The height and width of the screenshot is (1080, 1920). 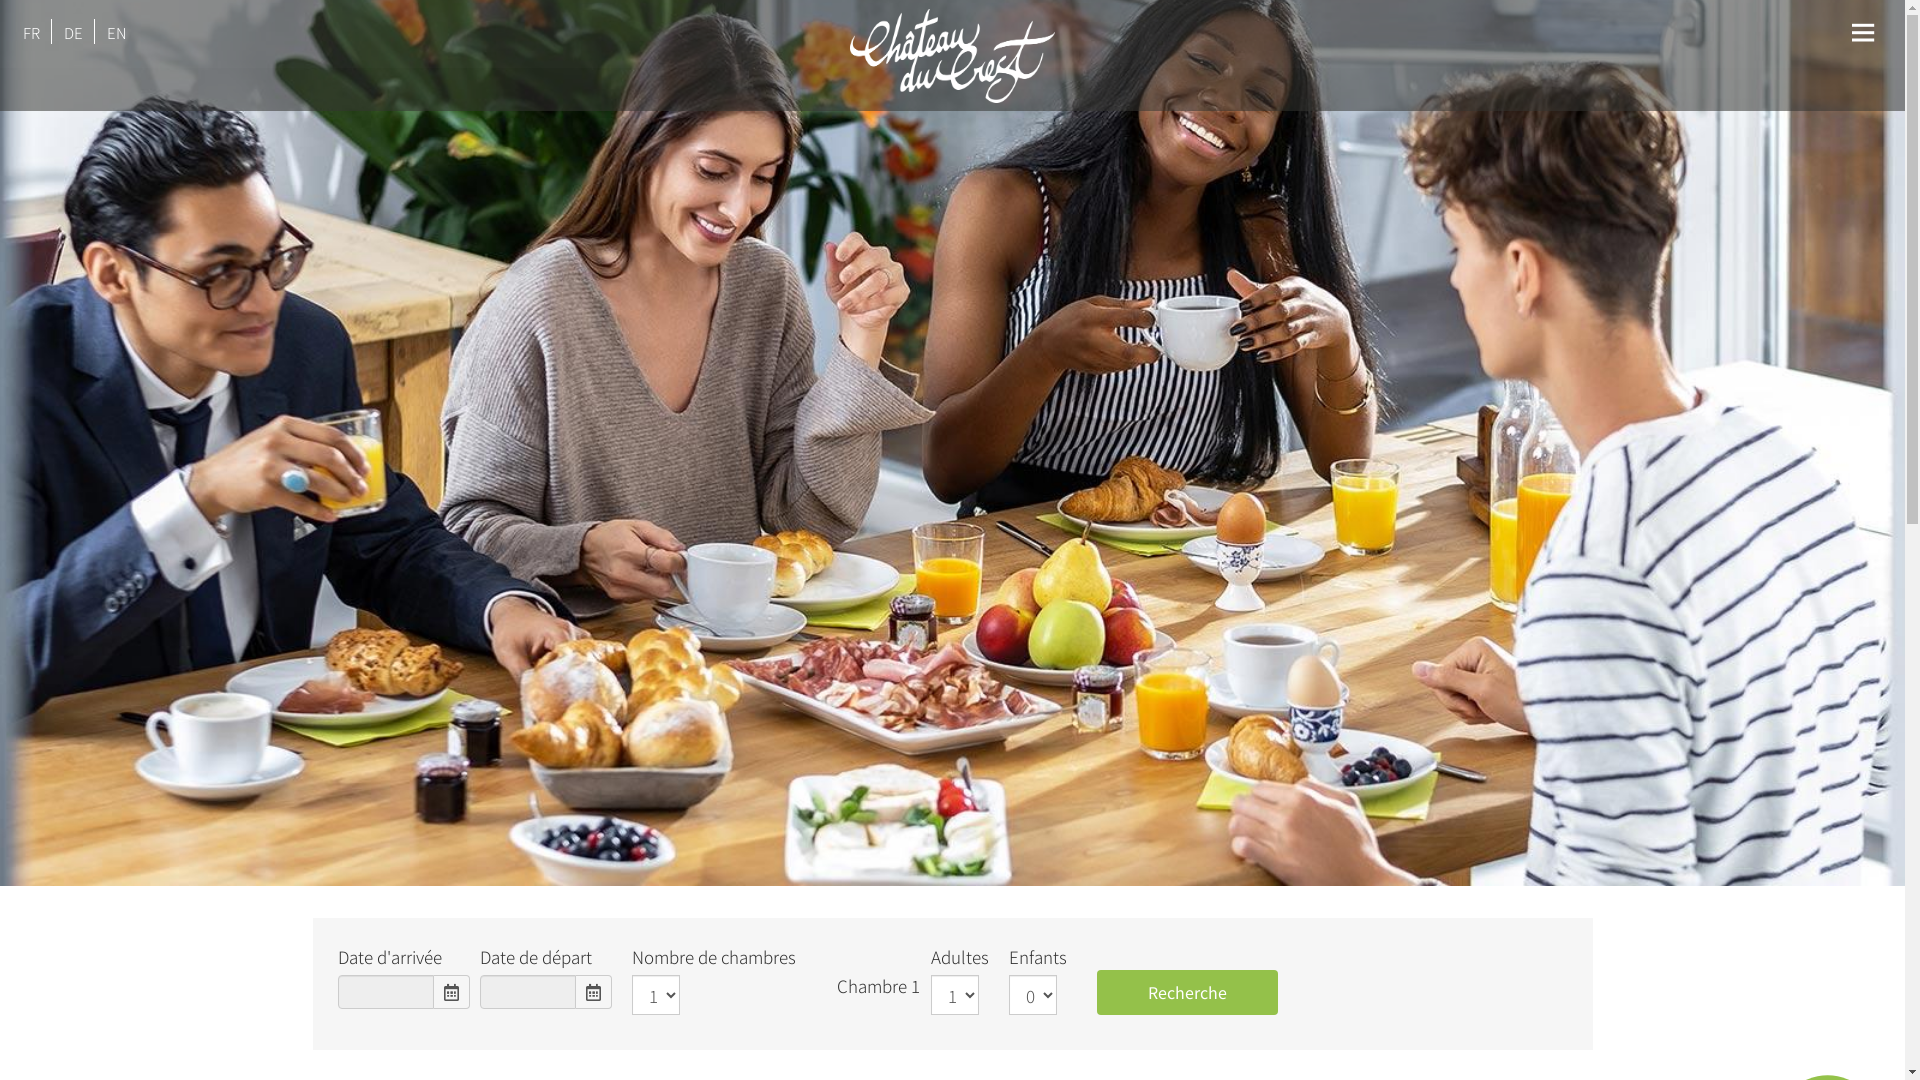 I want to click on 'EN', so click(x=115, y=32).